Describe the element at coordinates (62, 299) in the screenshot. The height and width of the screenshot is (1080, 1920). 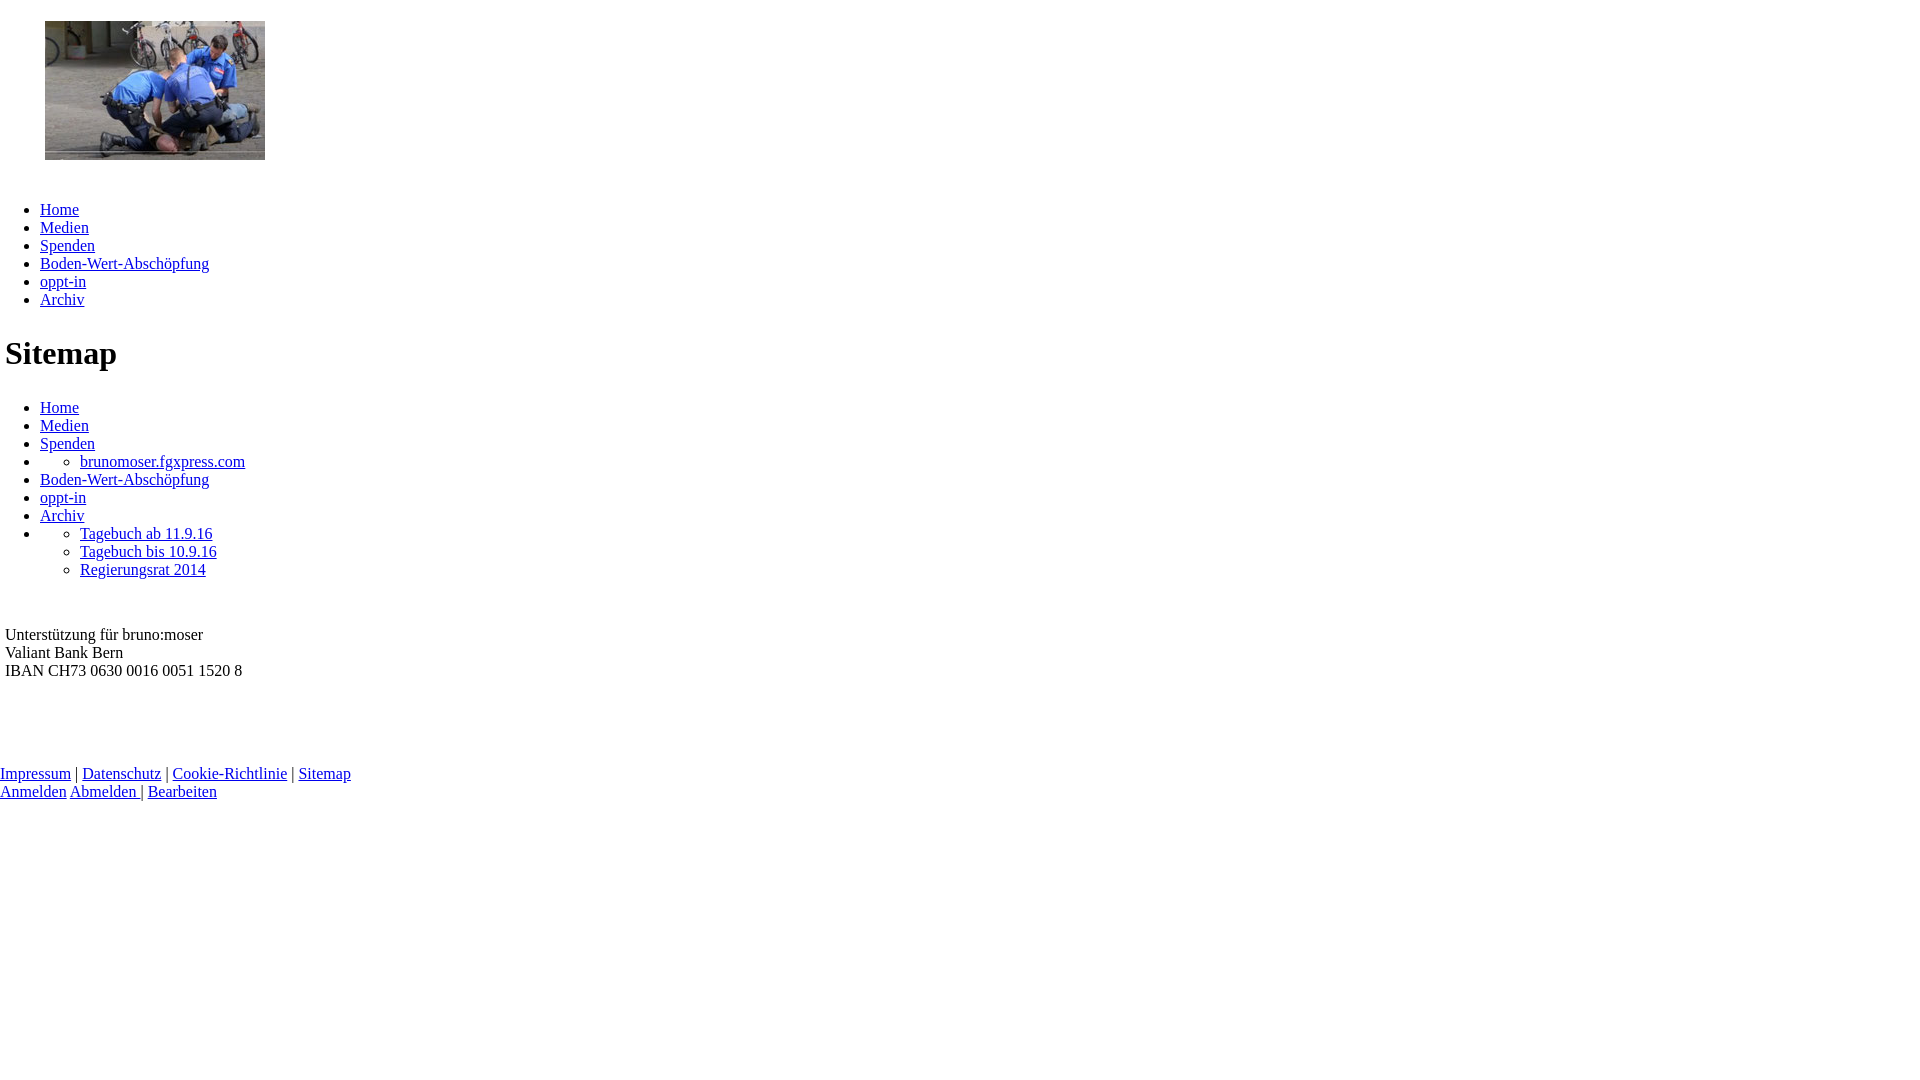
I see `'Archiv'` at that location.